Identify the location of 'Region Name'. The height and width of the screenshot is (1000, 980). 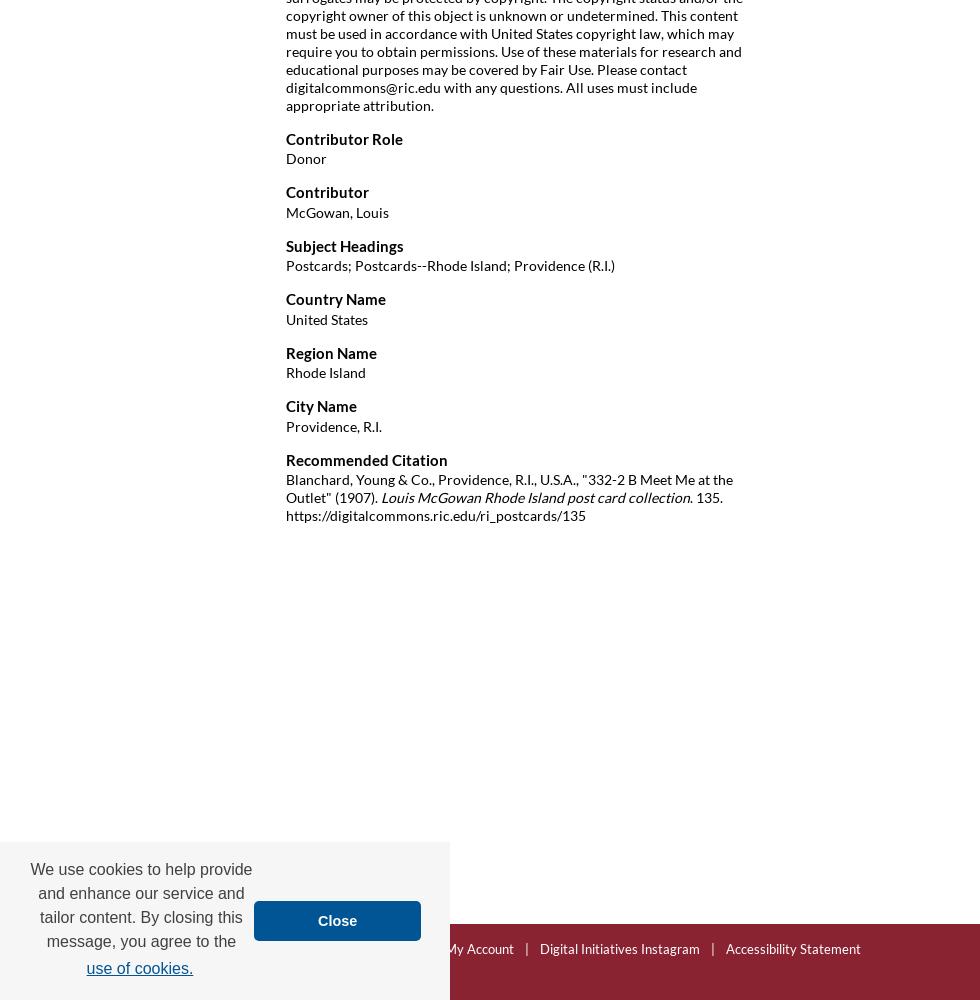
(331, 351).